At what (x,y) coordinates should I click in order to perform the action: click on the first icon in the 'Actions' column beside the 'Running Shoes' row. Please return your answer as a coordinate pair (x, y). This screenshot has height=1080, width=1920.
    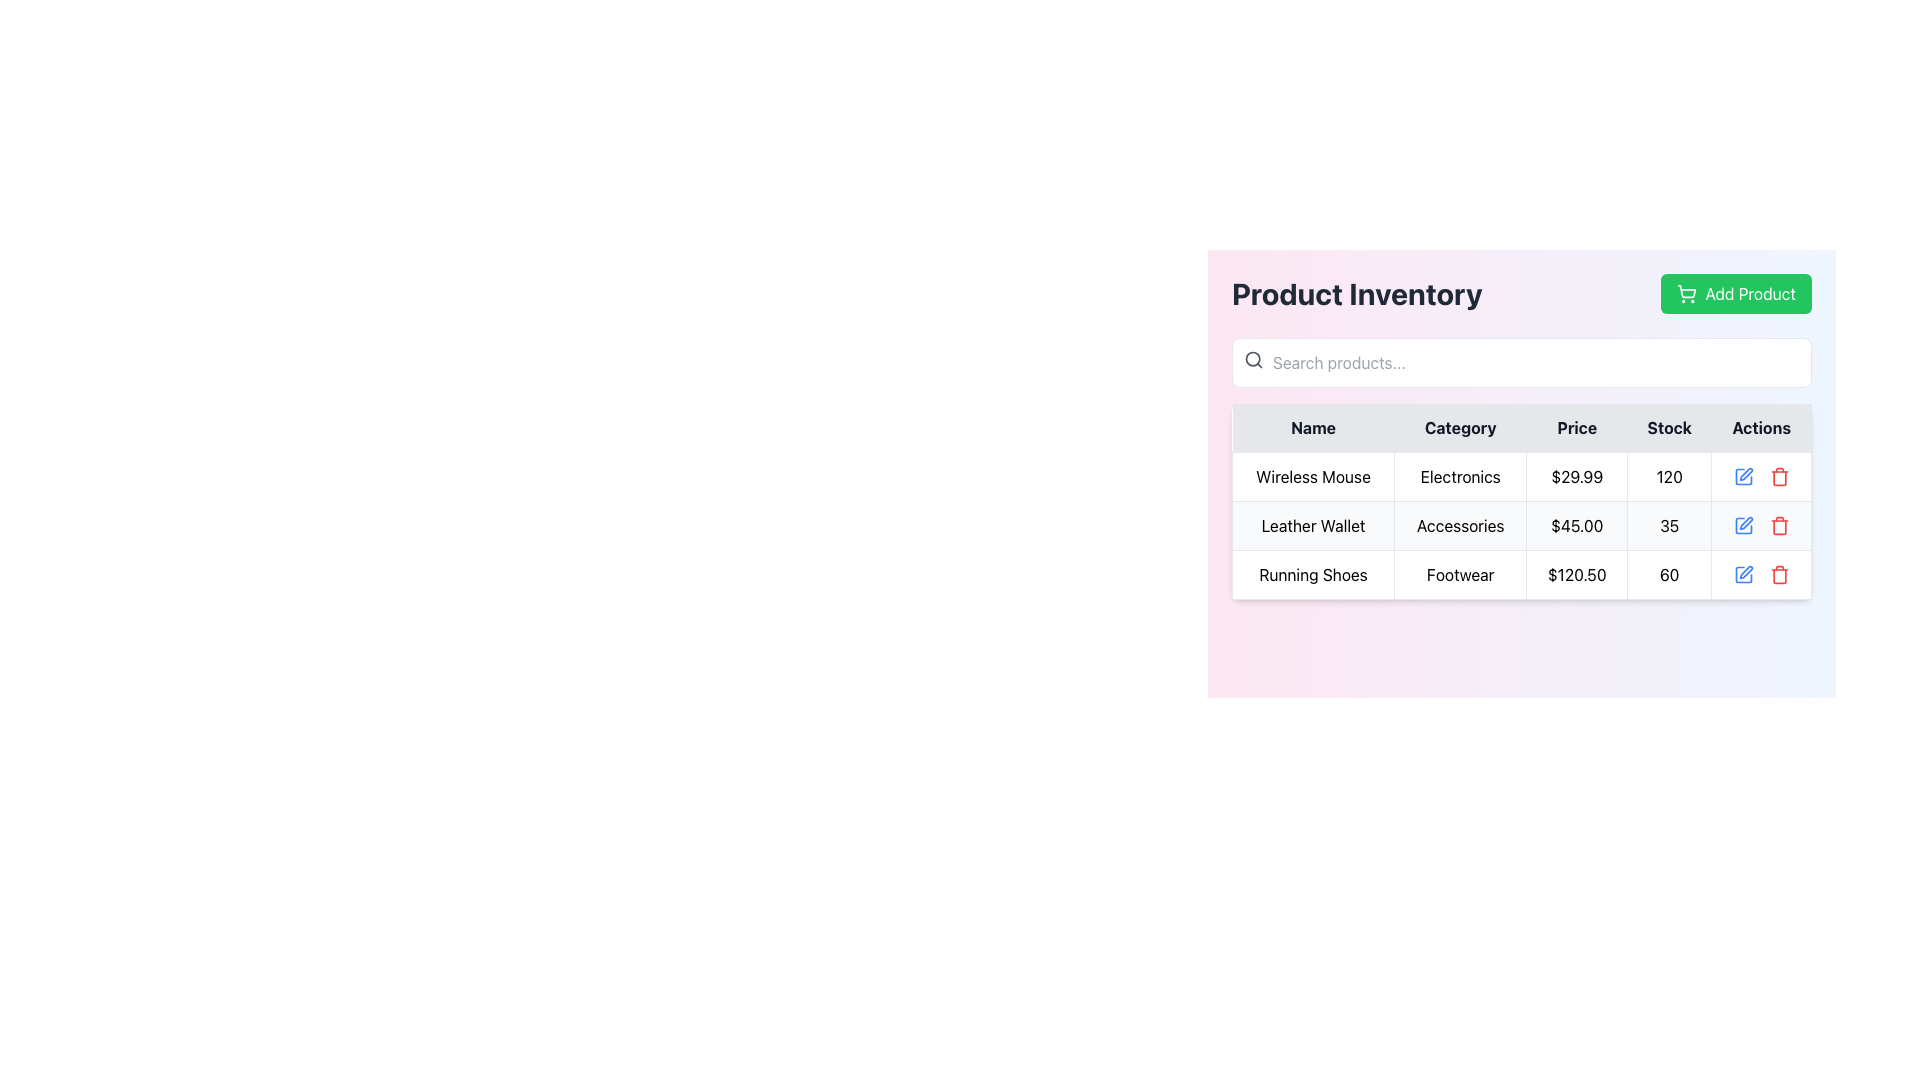
    Looking at the image, I should click on (1745, 572).